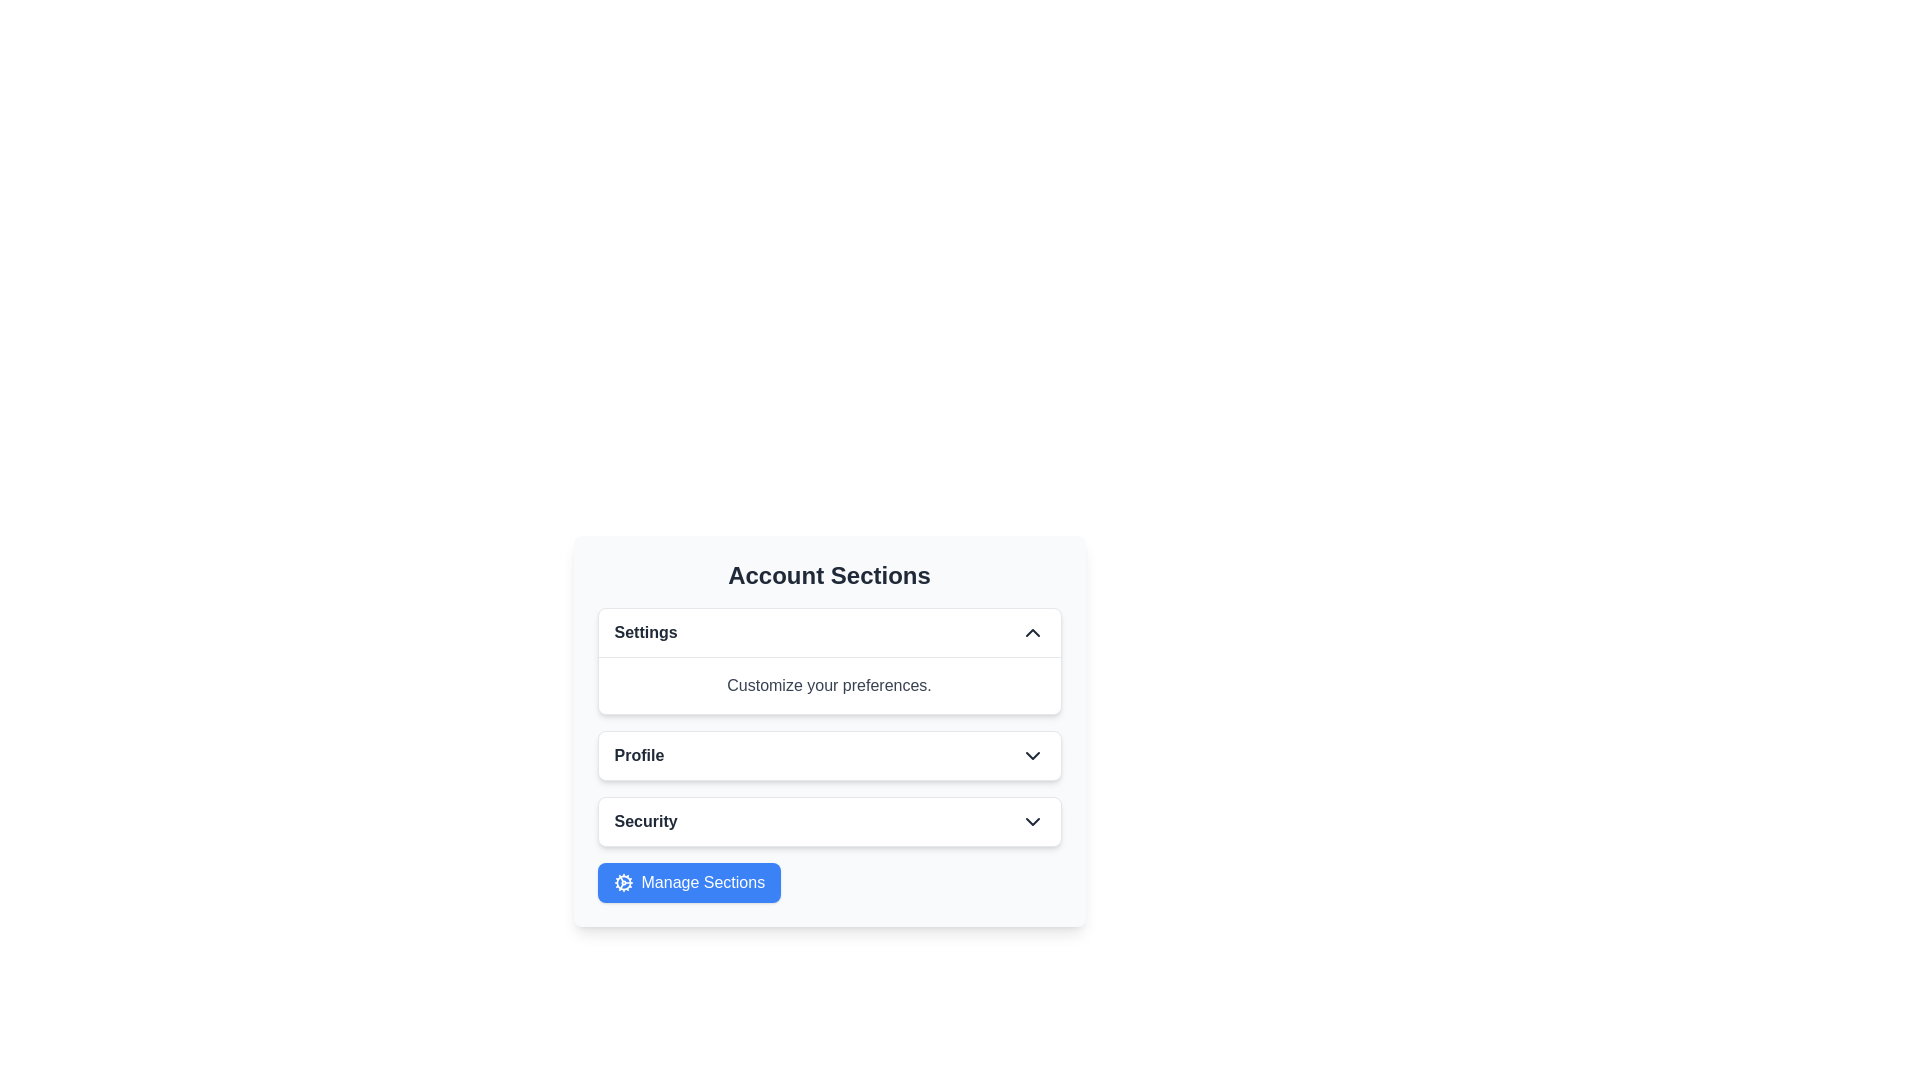 The image size is (1920, 1080). I want to click on the 'Security' text label in the third menu item of the 'Account Sections' panel, which is aligned on the left side next to a chevron-down icon, so click(646, 821).